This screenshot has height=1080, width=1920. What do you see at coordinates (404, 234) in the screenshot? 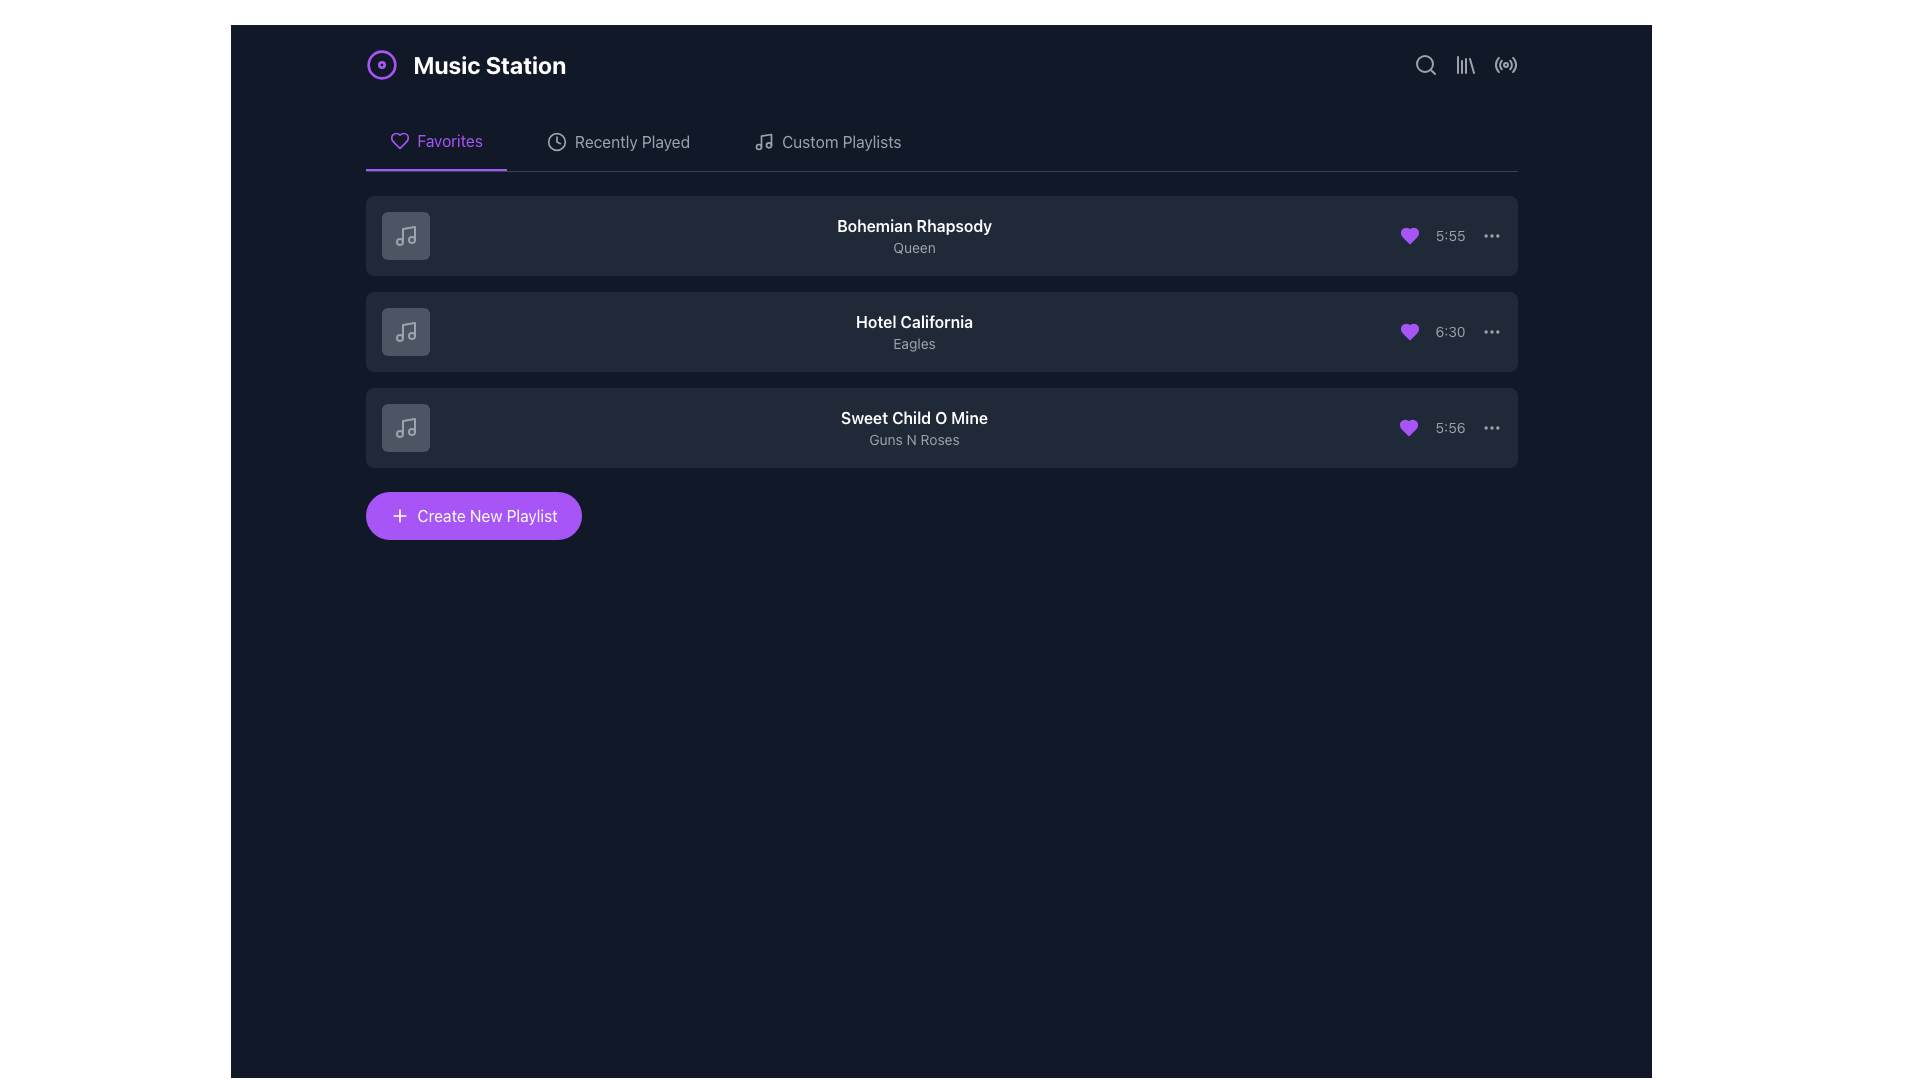
I see `the first square icon in the music list that represents a music item or playlist entry, located above the song details for 'Bohemian Rhapsody' by 'Queen'` at bounding box center [404, 234].